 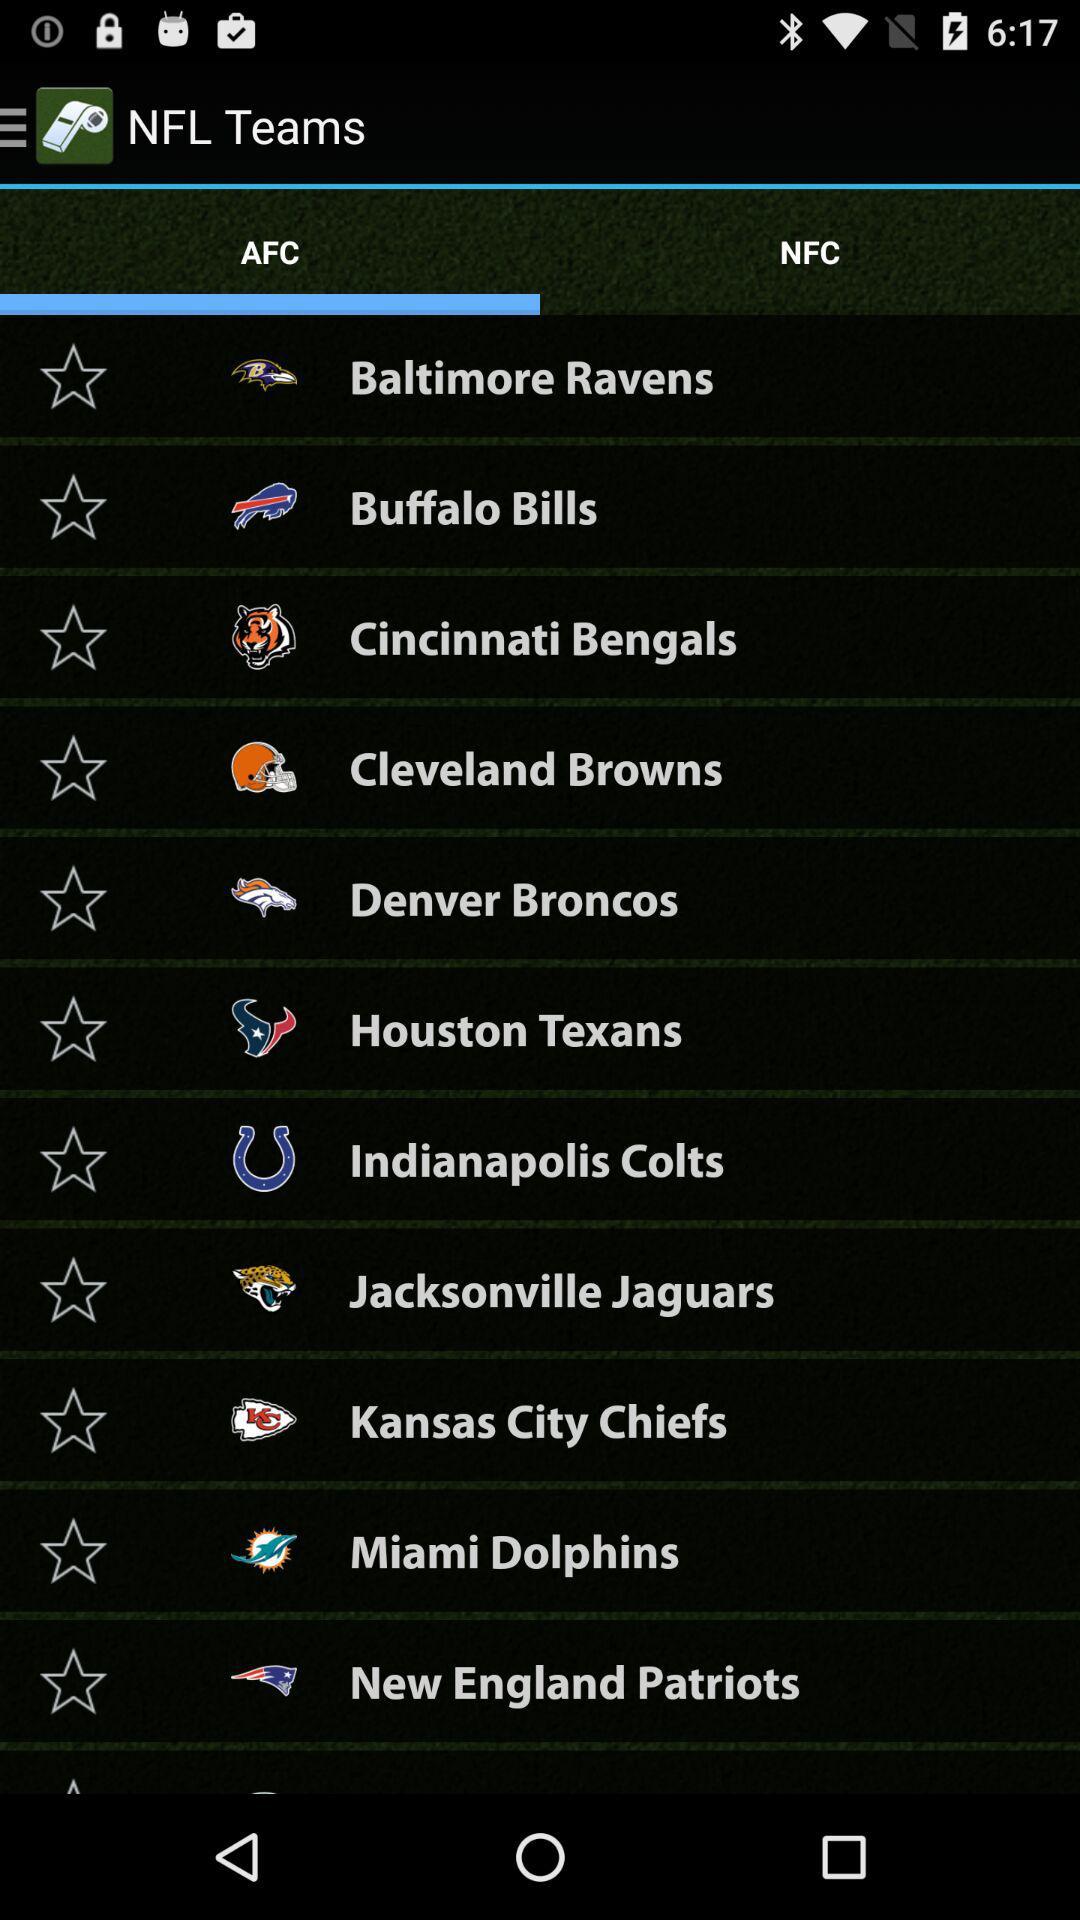 I want to click on jacksonville jaguars, so click(x=562, y=1289).